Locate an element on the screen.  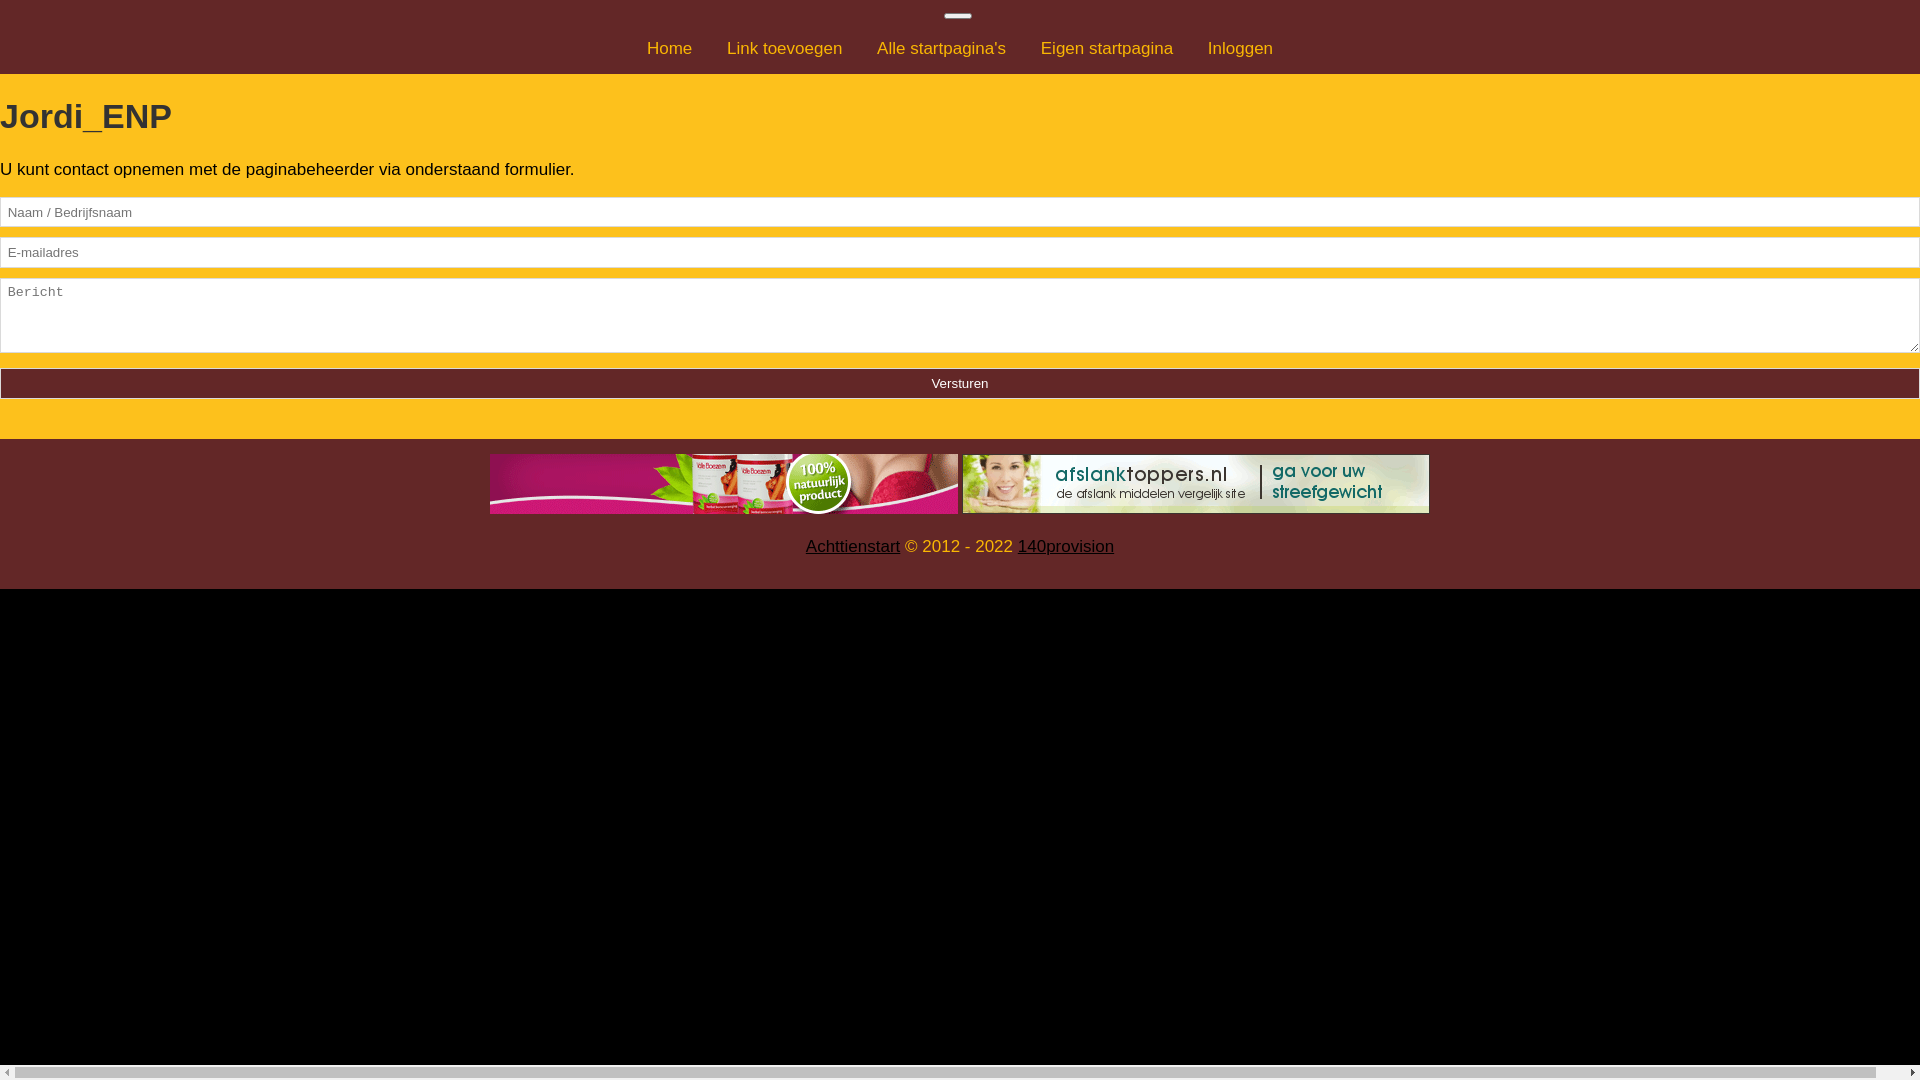
'Inloggen' is located at coordinates (1239, 47).